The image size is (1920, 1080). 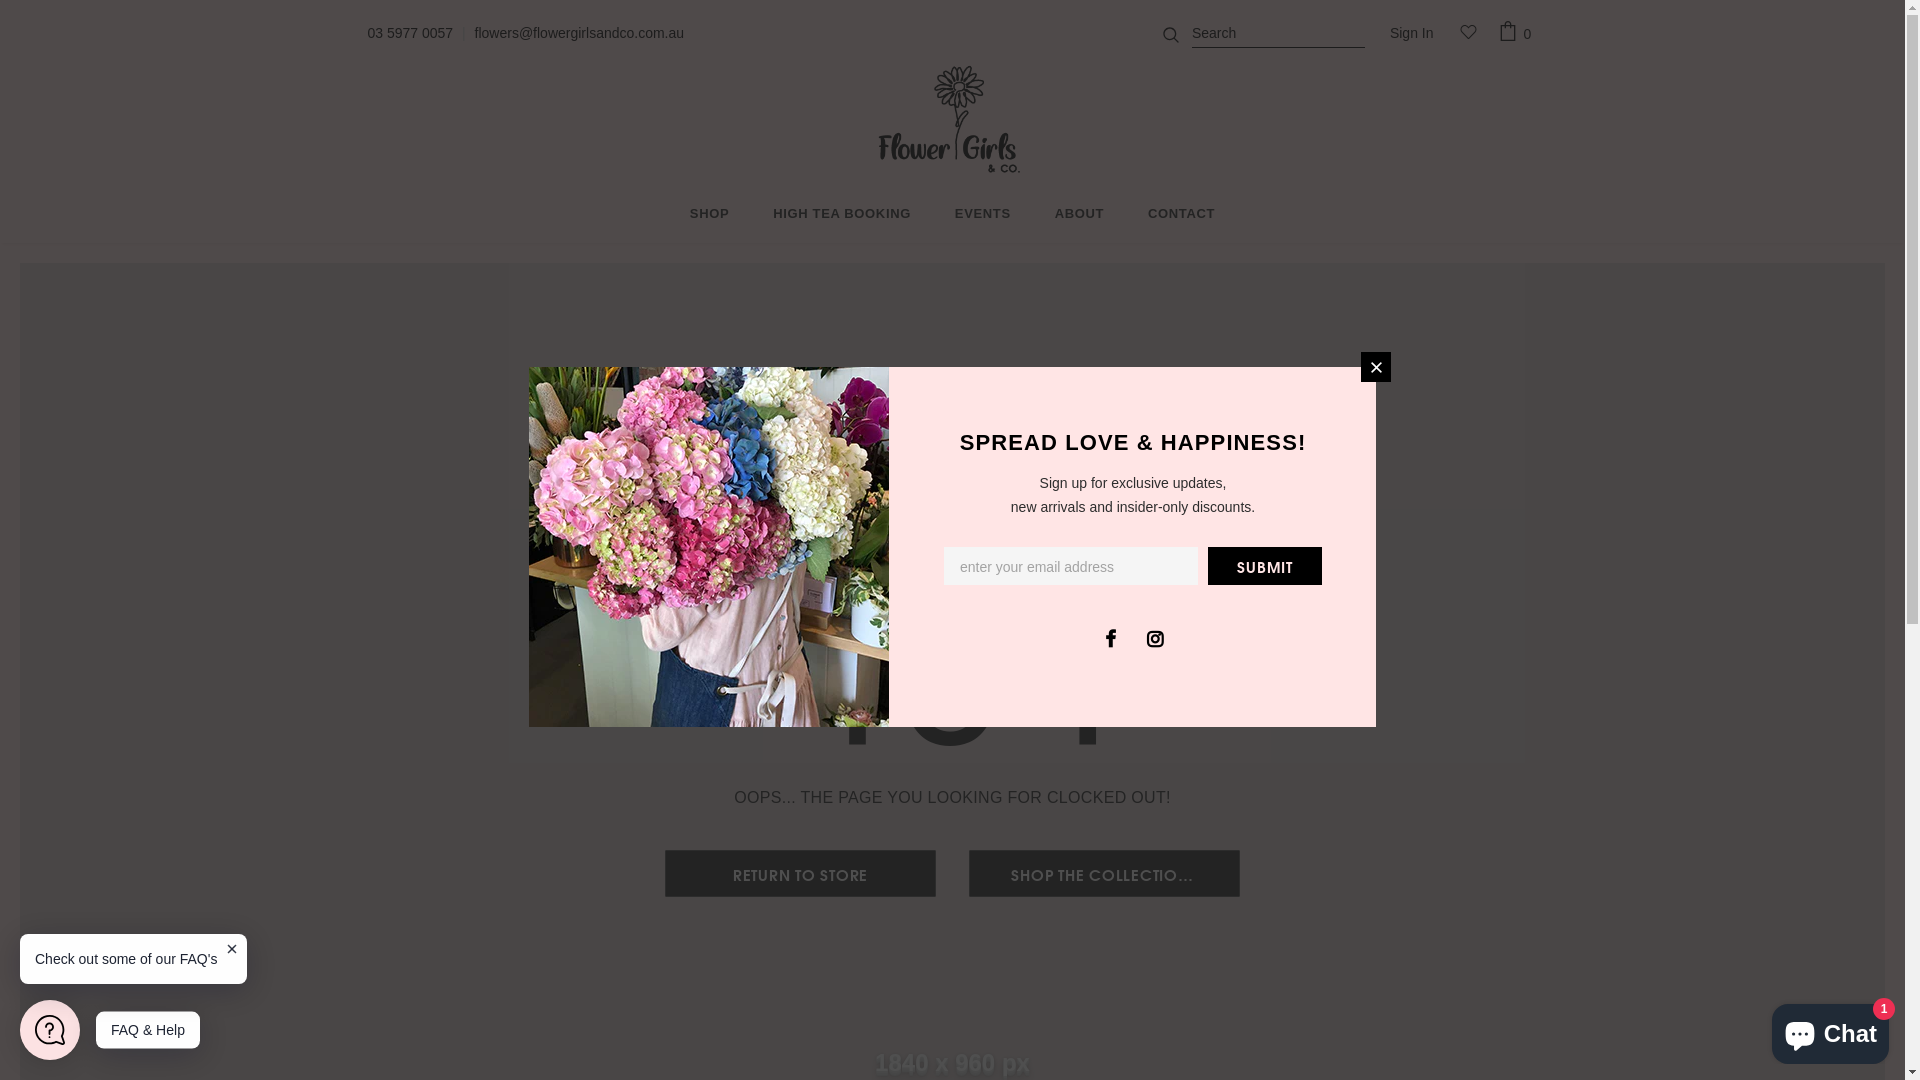 I want to click on 'Facebook', so click(x=1108, y=636).